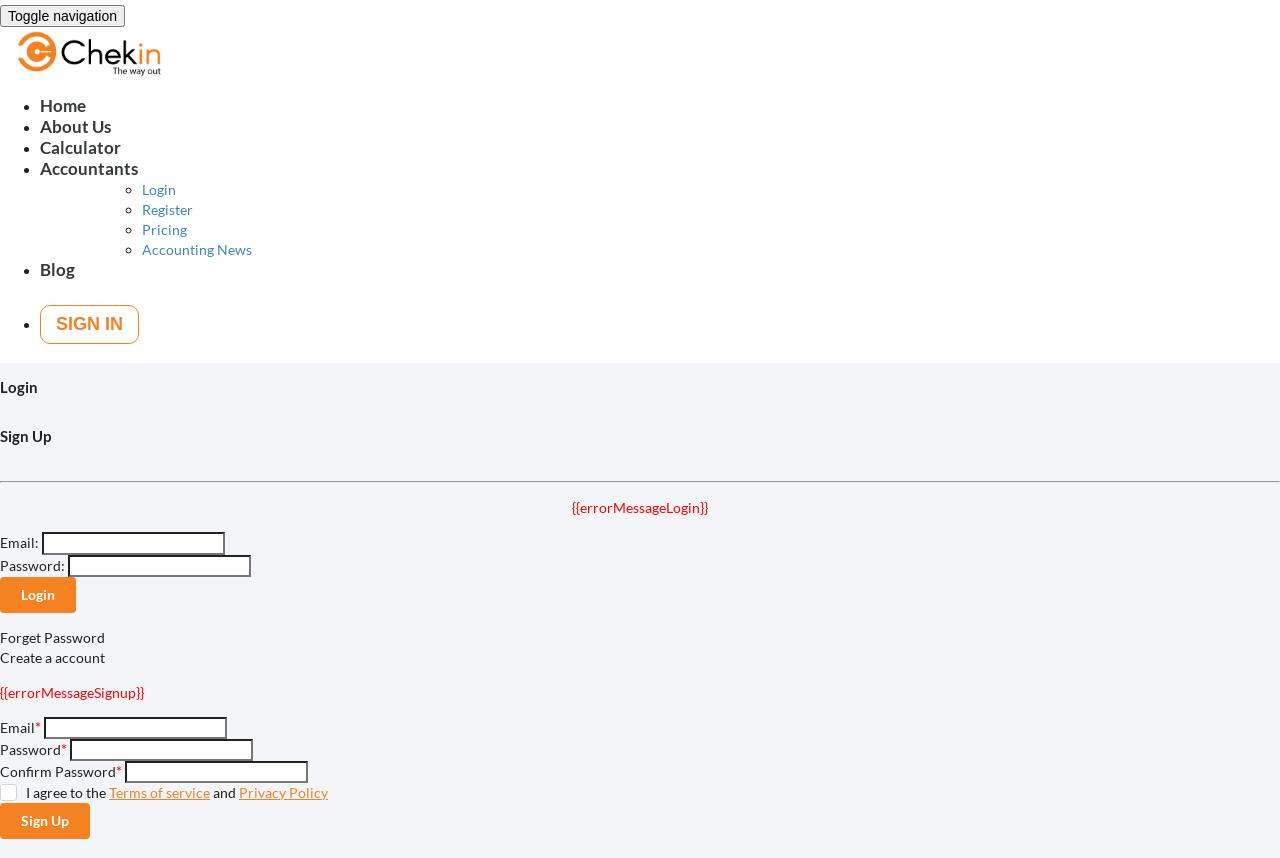  I want to click on '{{errorMessageLogin}}', so click(640, 506).